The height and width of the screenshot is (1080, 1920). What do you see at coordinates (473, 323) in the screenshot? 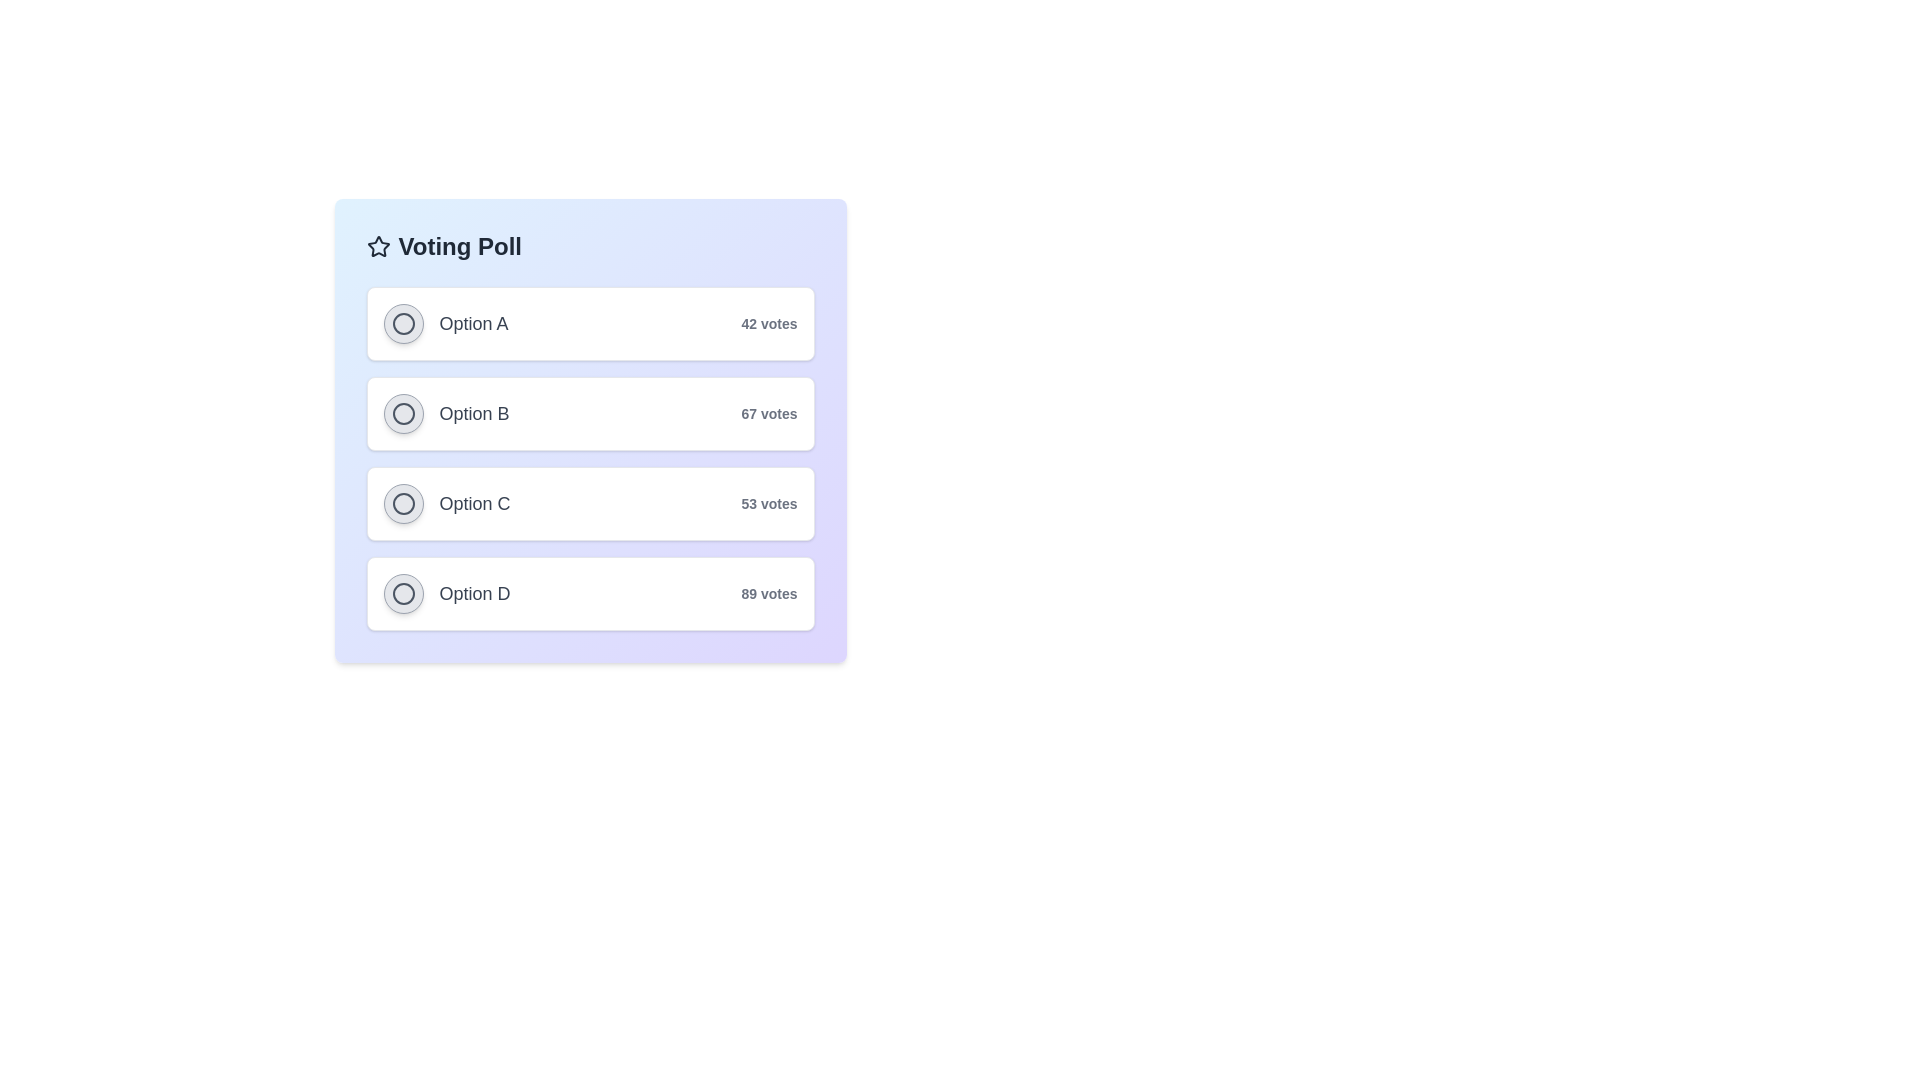
I see `the label that indicates the choice in the voting interface, located on the first row and directly to the right of the corresponding radio button` at bounding box center [473, 323].